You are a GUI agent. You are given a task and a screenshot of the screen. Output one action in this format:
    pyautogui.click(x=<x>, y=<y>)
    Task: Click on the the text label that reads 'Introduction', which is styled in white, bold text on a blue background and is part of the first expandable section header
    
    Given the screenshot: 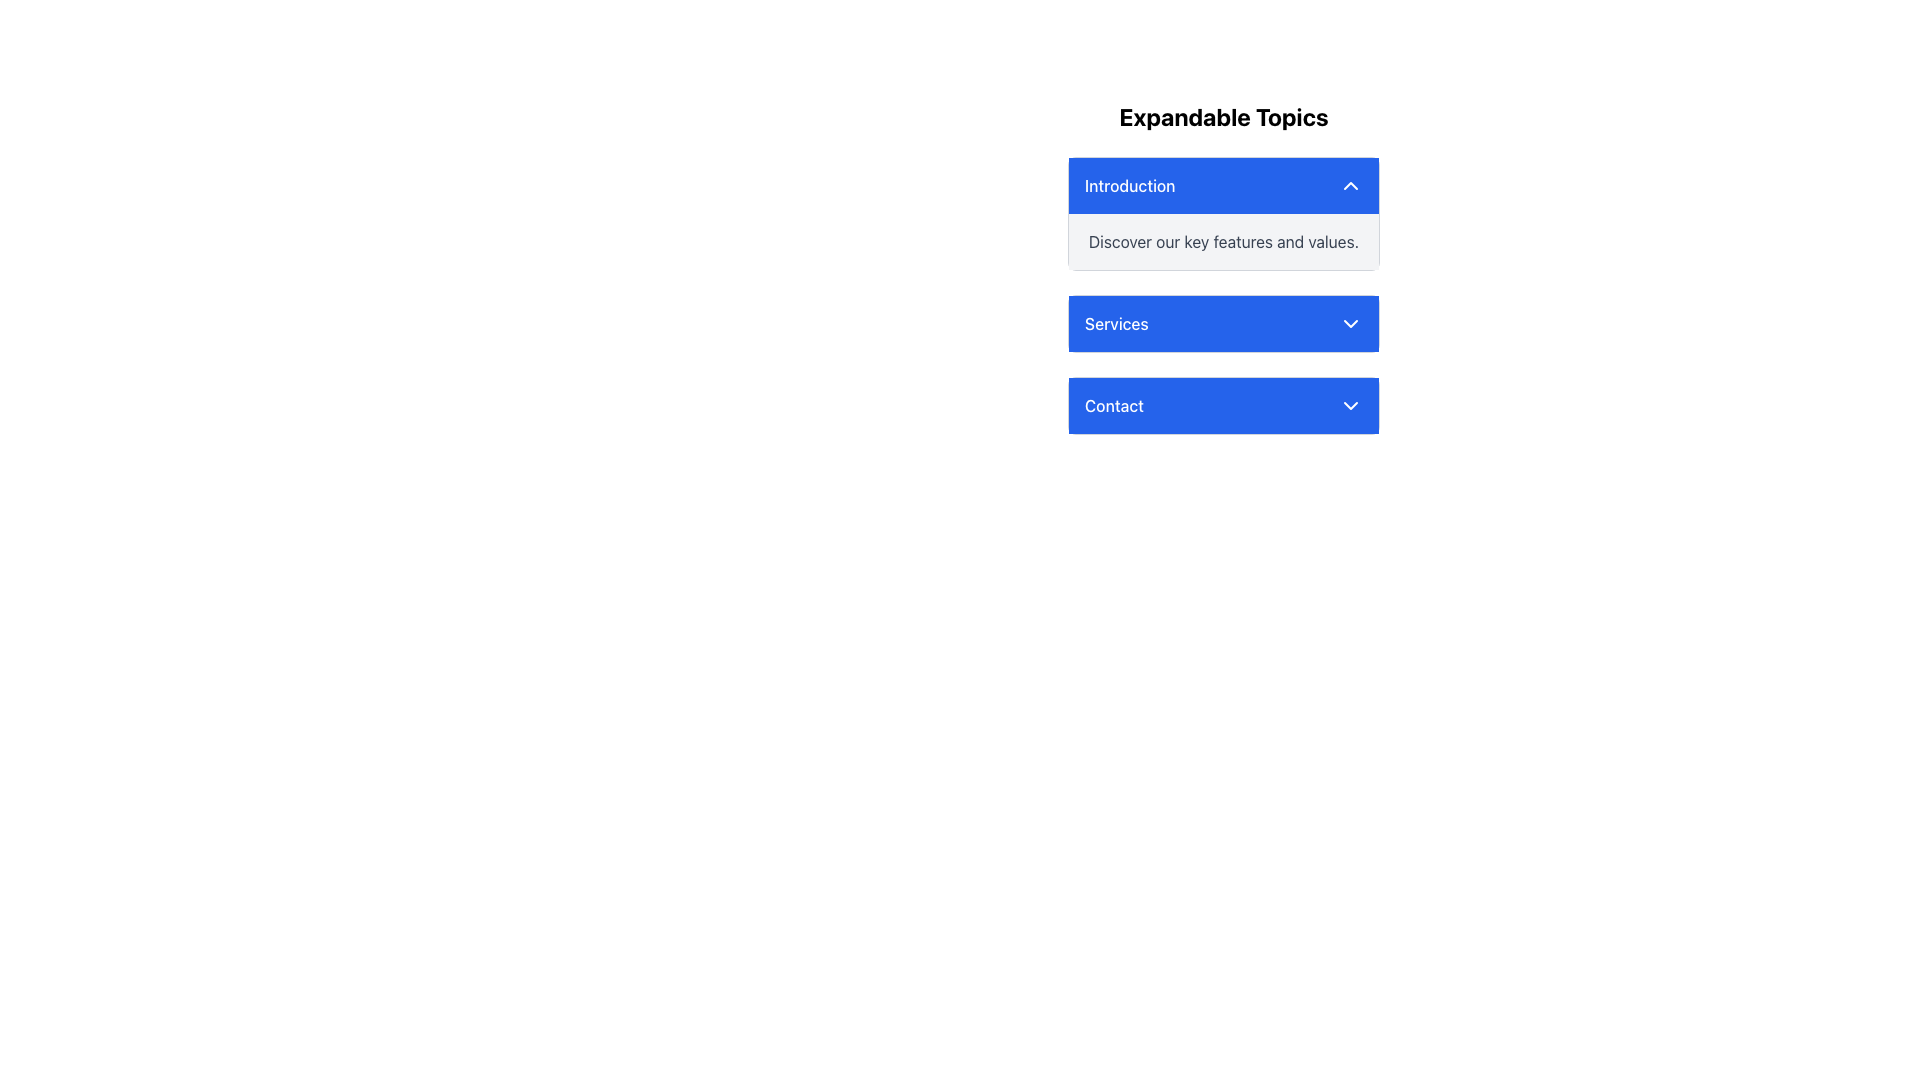 What is the action you would take?
    pyautogui.click(x=1130, y=185)
    